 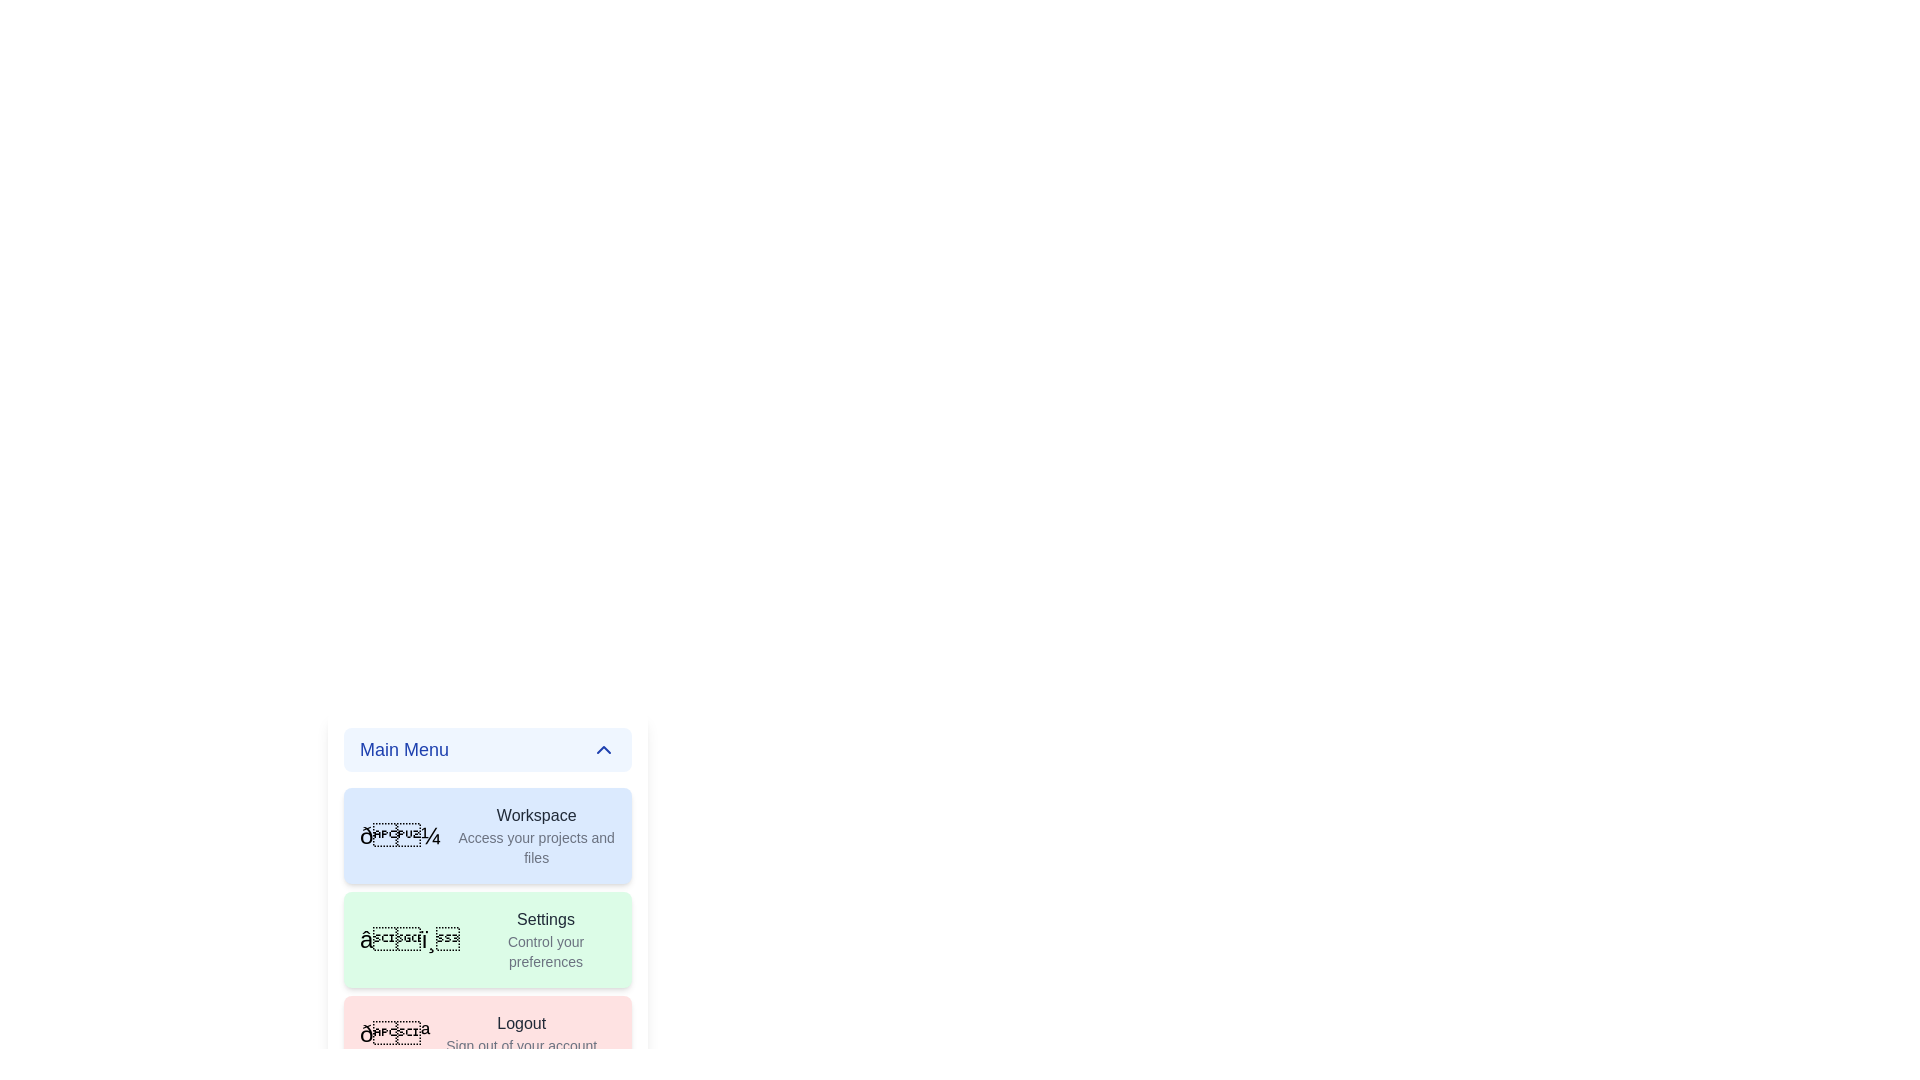 What do you see at coordinates (536, 836) in the screenshot?
I see `contents of the Text label located within the top blue card in the vertical list, which serves as a menu item guiding users to access their workspace containing projects and files` at bounding box center [536, 836].